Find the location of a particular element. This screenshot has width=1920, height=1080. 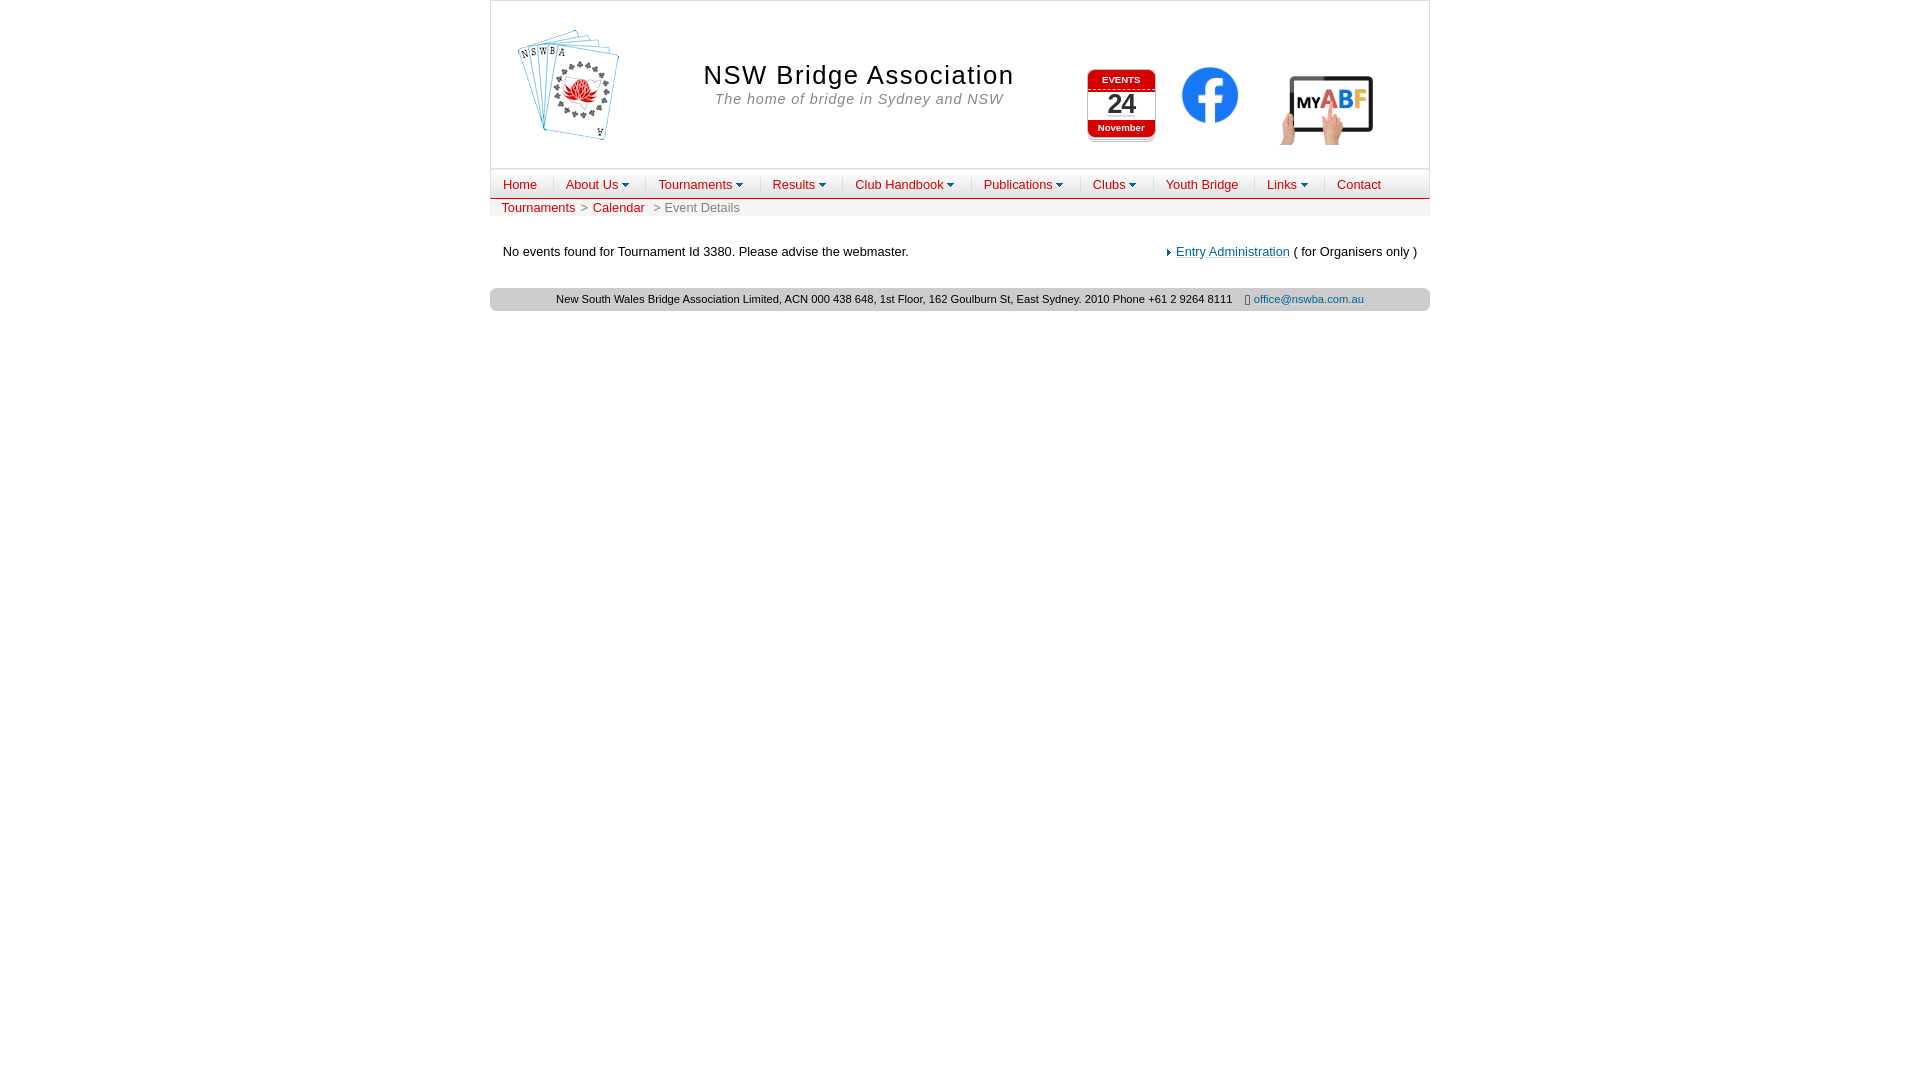

'Entry Administration' is located at coordinates (1176, 250).